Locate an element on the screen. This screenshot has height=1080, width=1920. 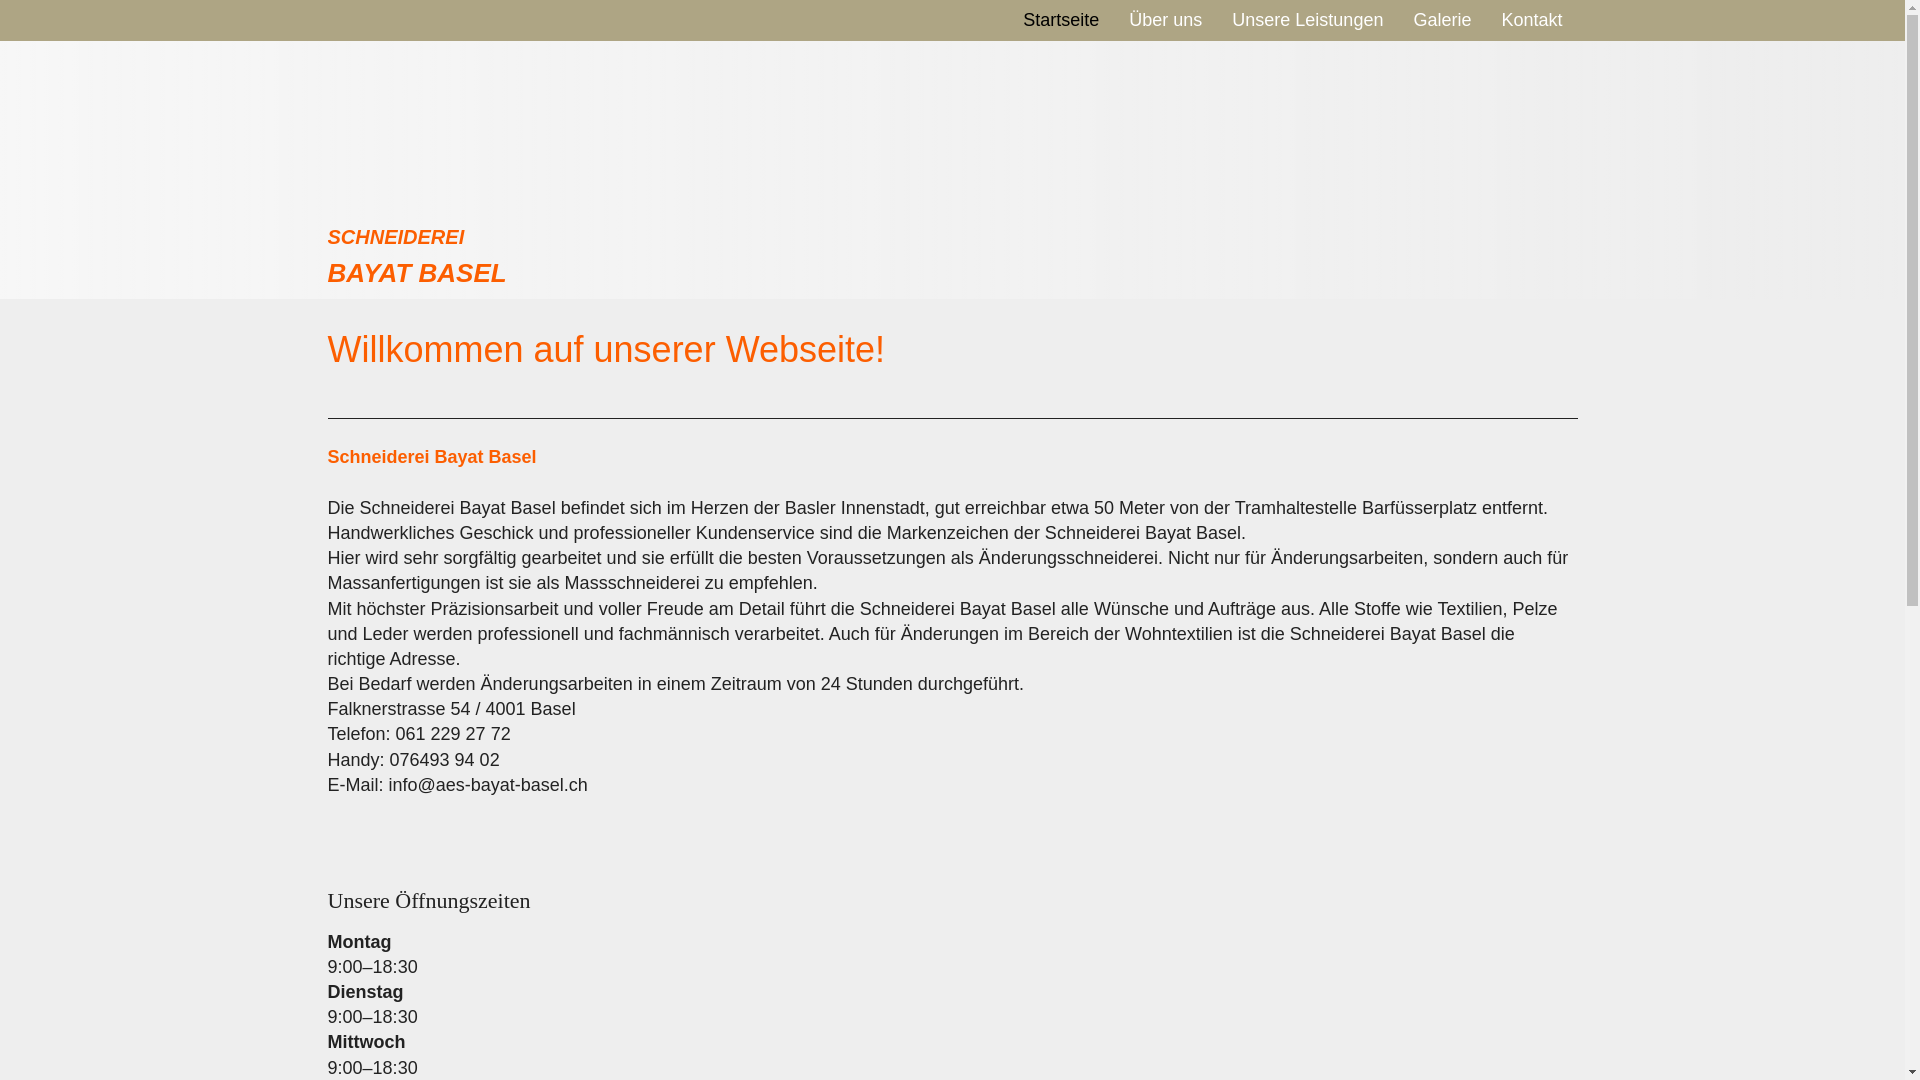
'Unsere Leistungen' is located at coordinates (1307, 19).